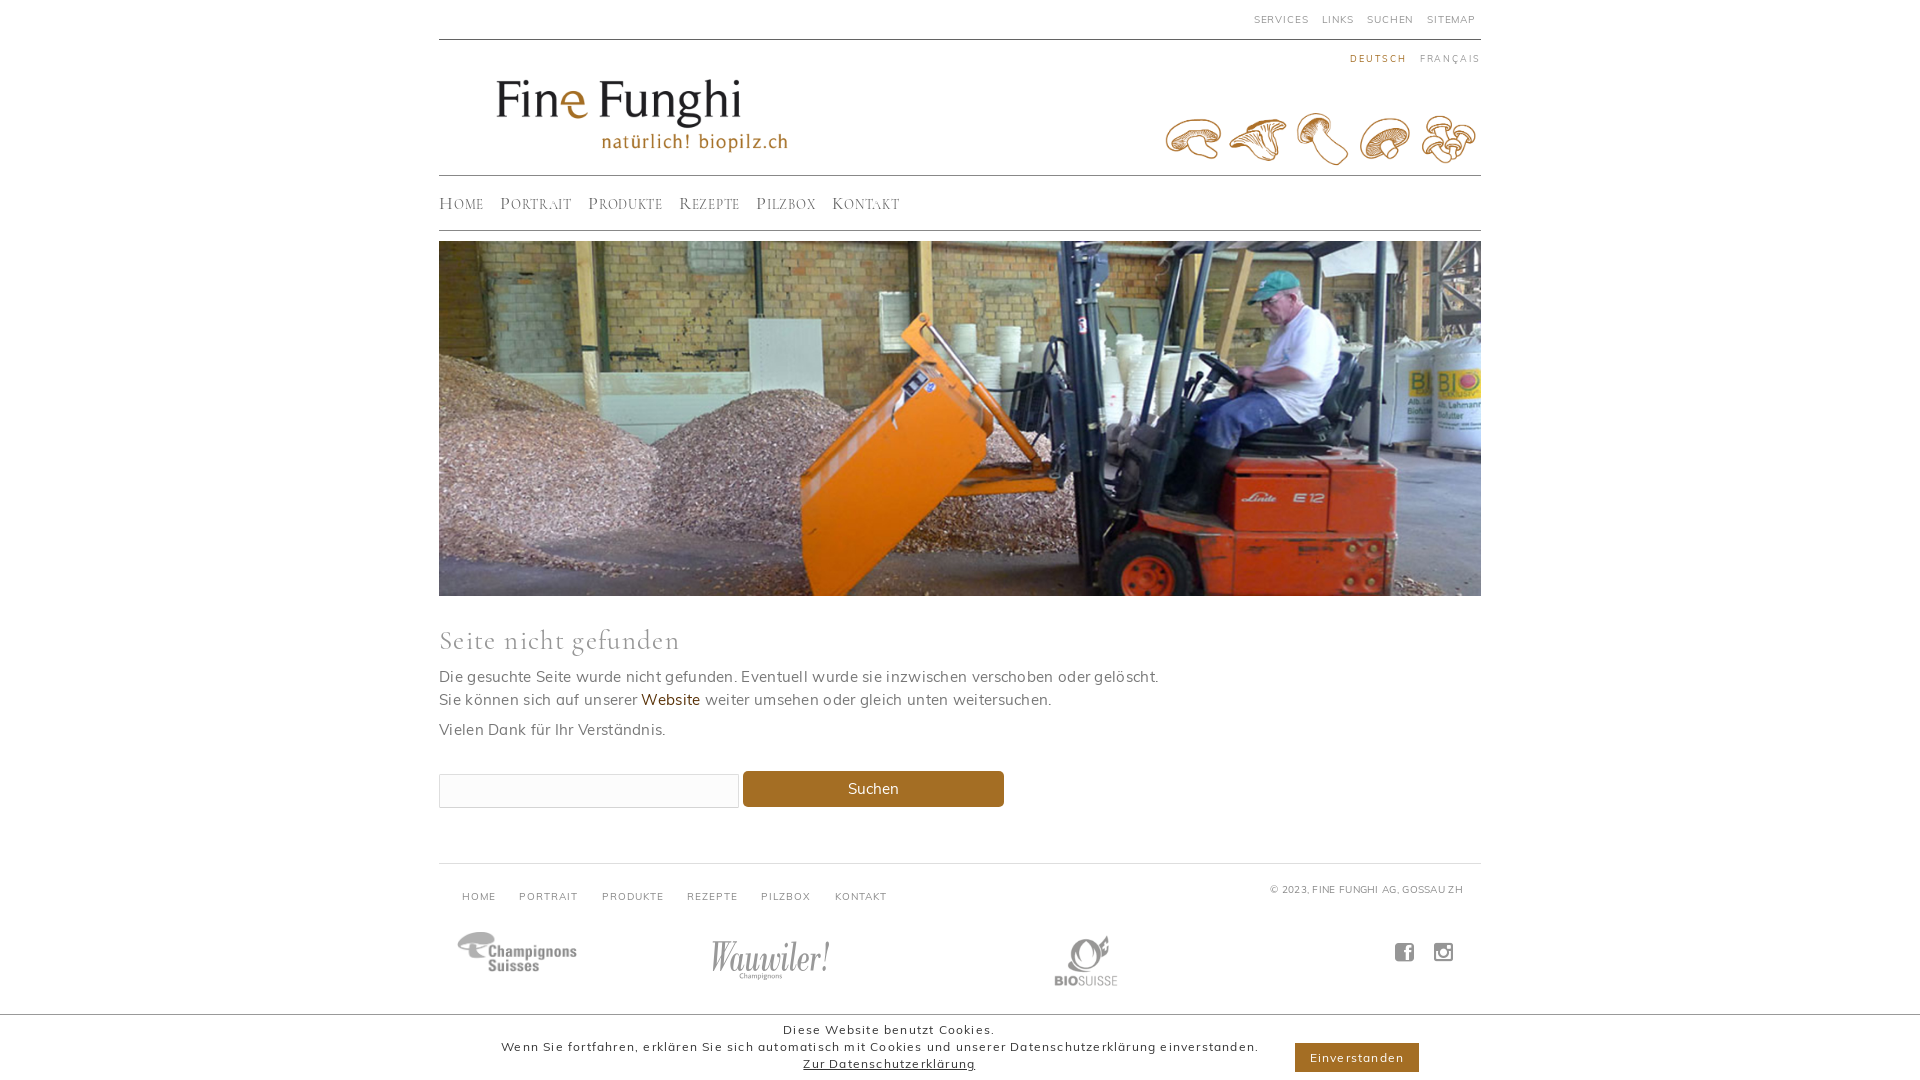  I want to click on 'Einverstanden', so click(1356, 1056).